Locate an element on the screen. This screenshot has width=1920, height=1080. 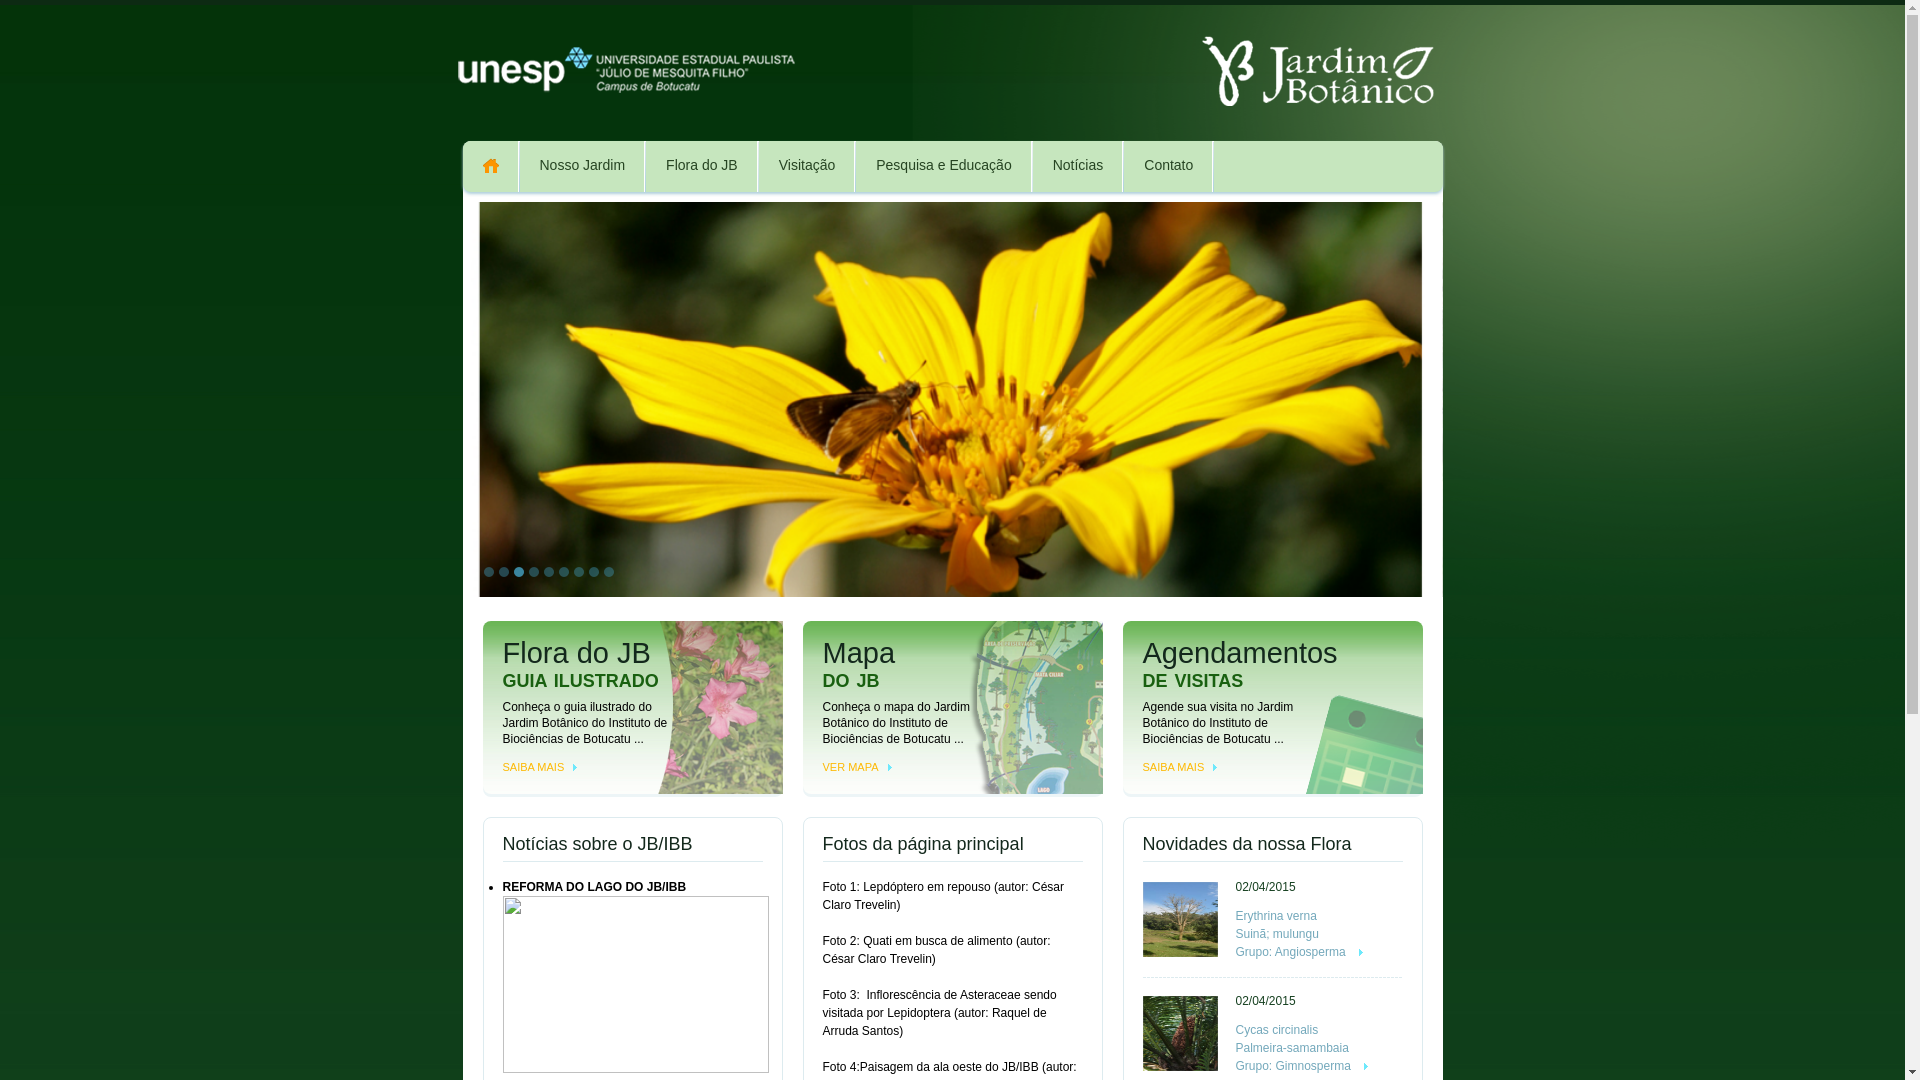
'7' is located at coordinates (578, 571).